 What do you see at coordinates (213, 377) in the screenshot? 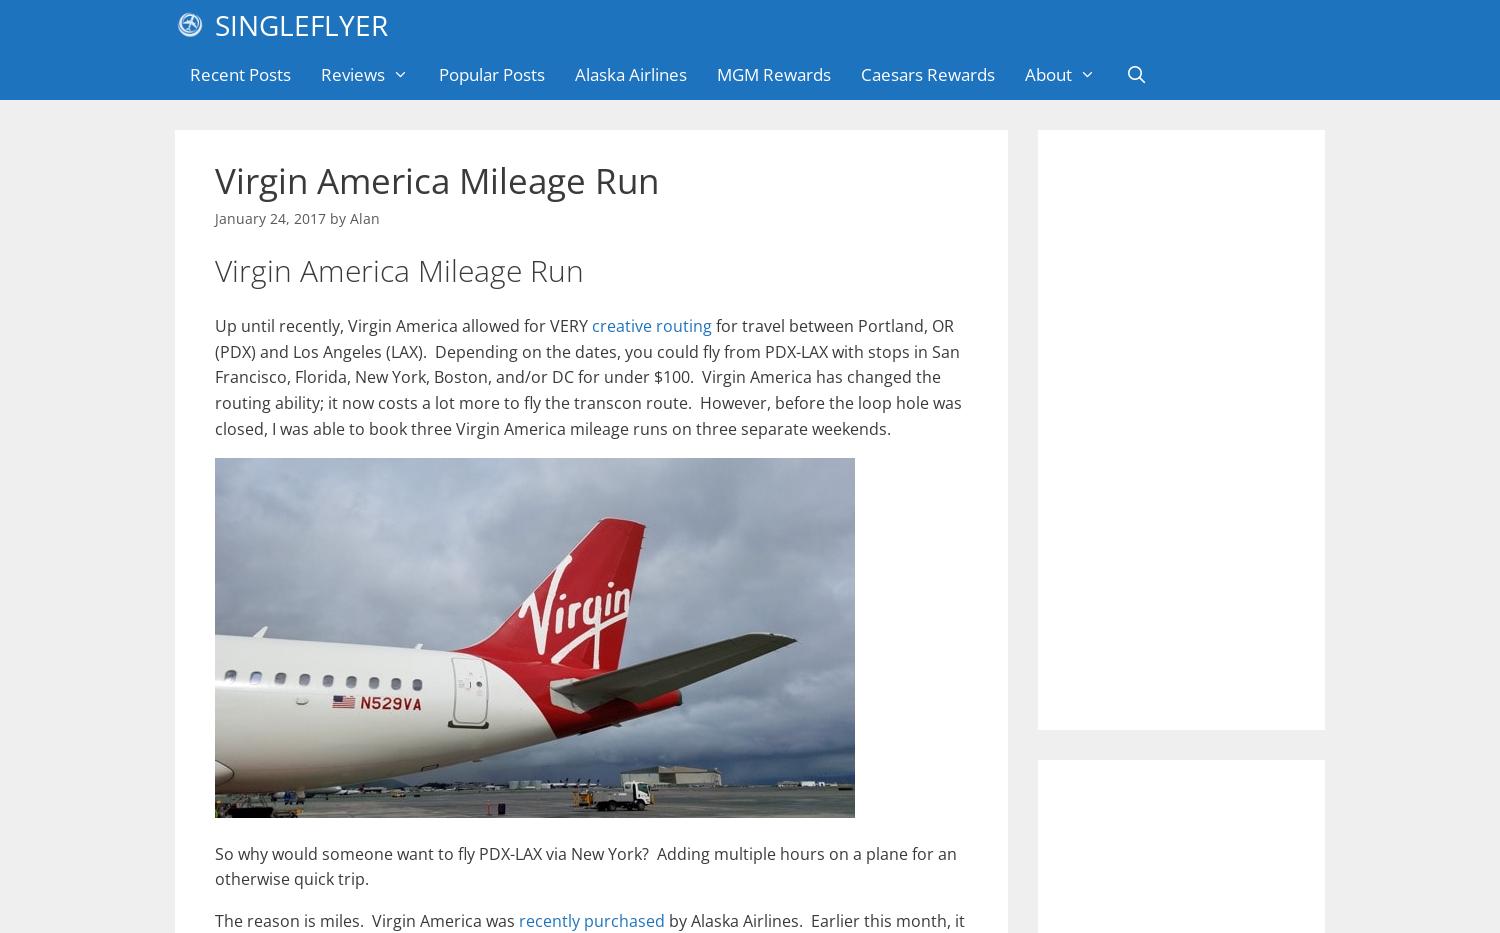
I see `'for travel between Portland, OR (PDX) and Los Angeles (LAX).  Depending on the dates, you could fly from PDX-LAX with stops in San Francisco, Florida, New York, Boston, and/or DC for under $100.  Virgin America has changed the routing ability; it now costs a lot more to fly the transcon route.  However, before the loop hole was closed, I was able to book three Virgin America mileage runs on three separate weekends.'` at bounding box center [213, 377].